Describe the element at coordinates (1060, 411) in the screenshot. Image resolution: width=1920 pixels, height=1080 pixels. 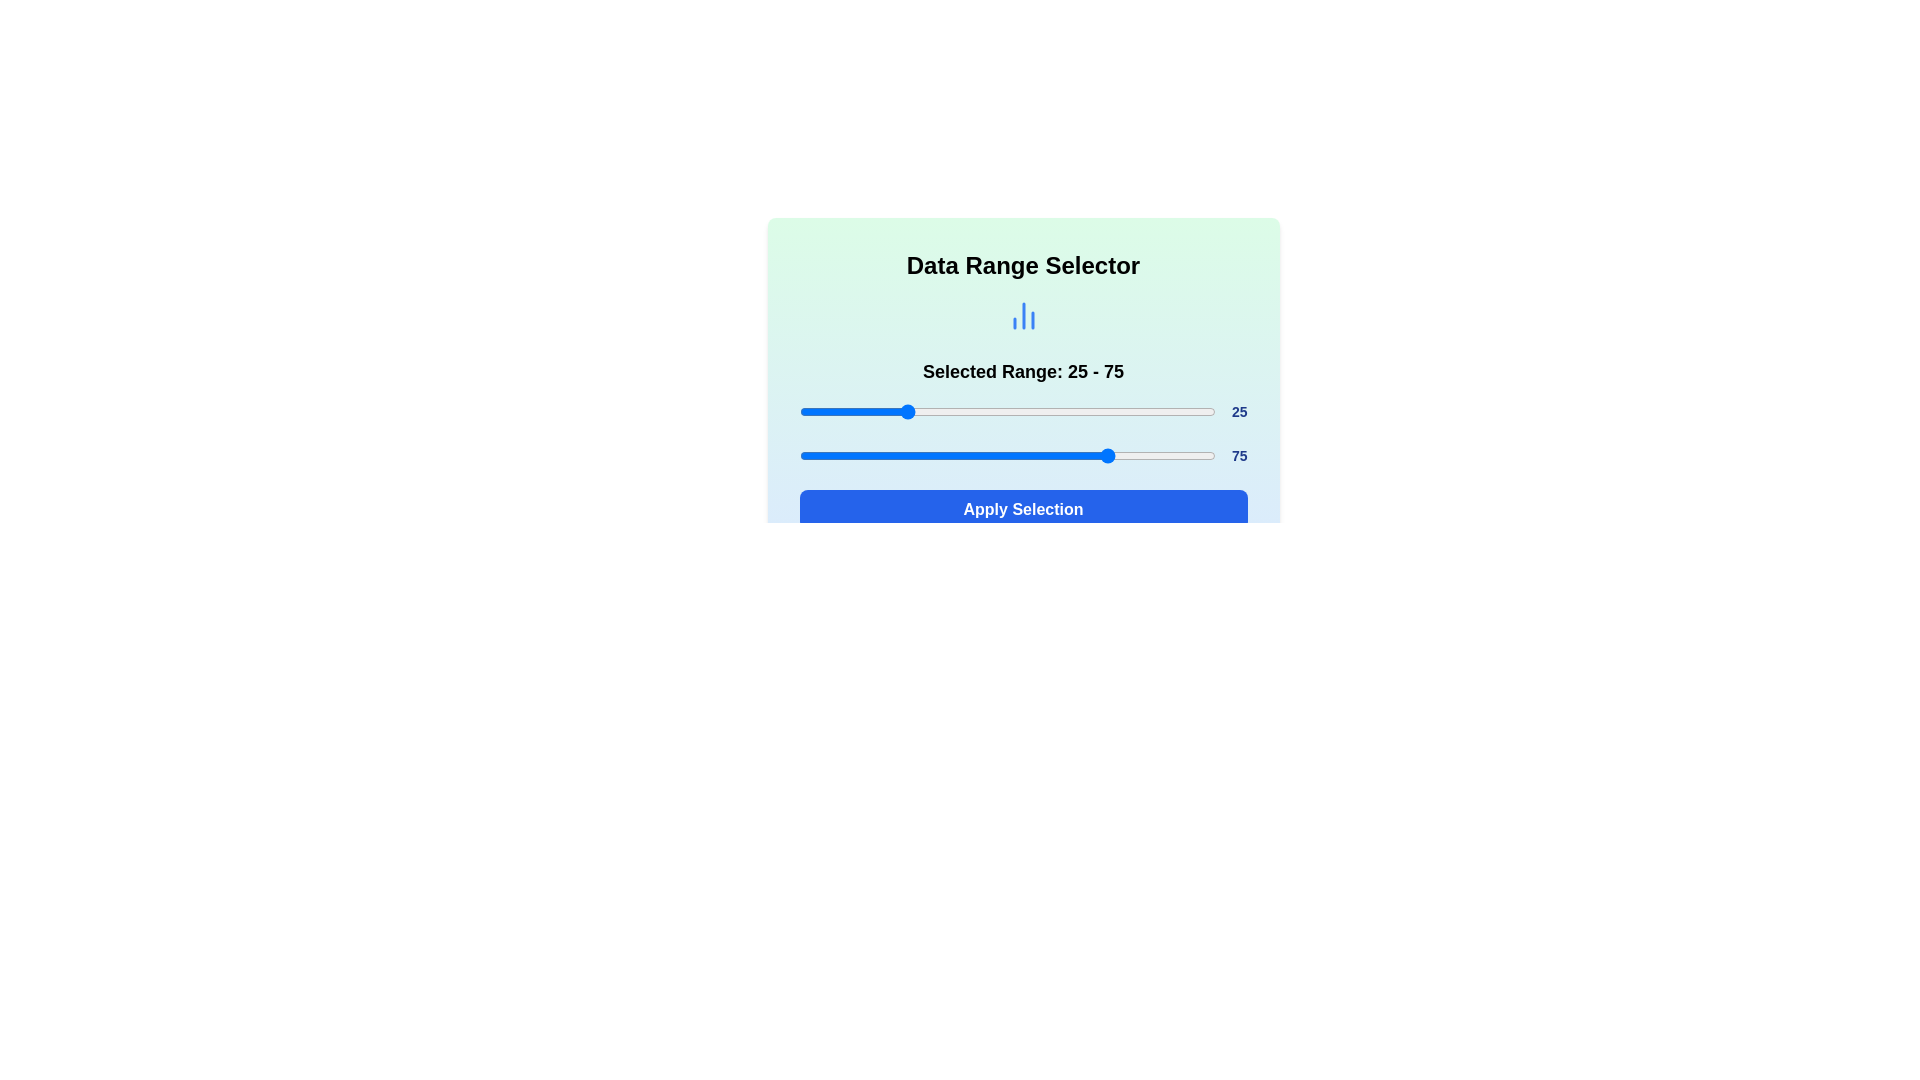
I see `the slider to set its value to 63` at that location.